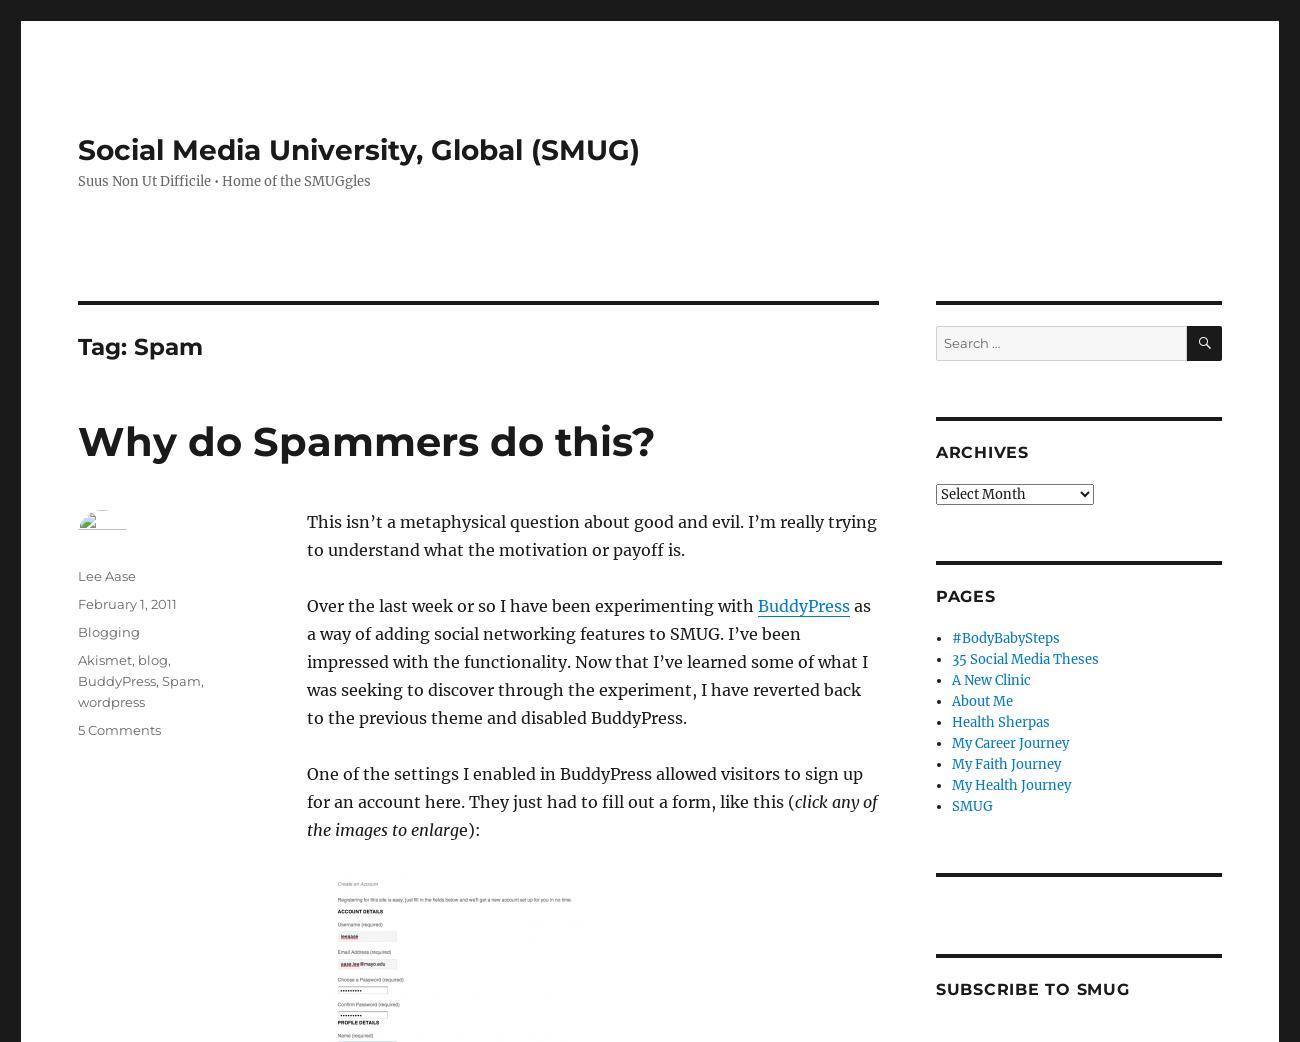 The height and width of the screenshot is (1042, 1300). Describe the element at coordinates (951, 638) in the screenshot. I see `'#BodyBabySteps'` at that location.